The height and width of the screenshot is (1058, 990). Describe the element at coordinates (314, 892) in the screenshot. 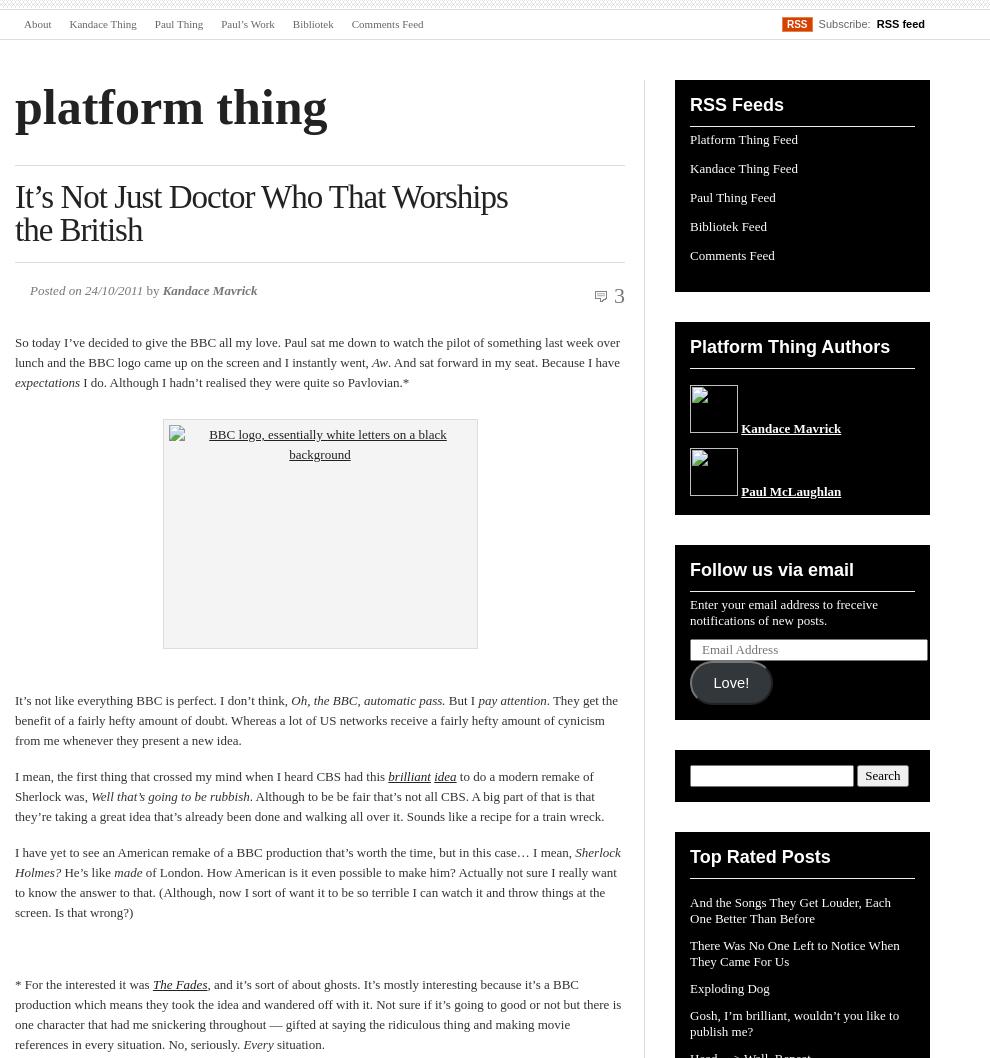

I see `'of London. How American is it even possible to make him? Actually not sure I really want to know the answer to that. (Although, now I sort of want it to be so terrible I can watch it and throw things at the screen. Is that wrong?)'` at that location.